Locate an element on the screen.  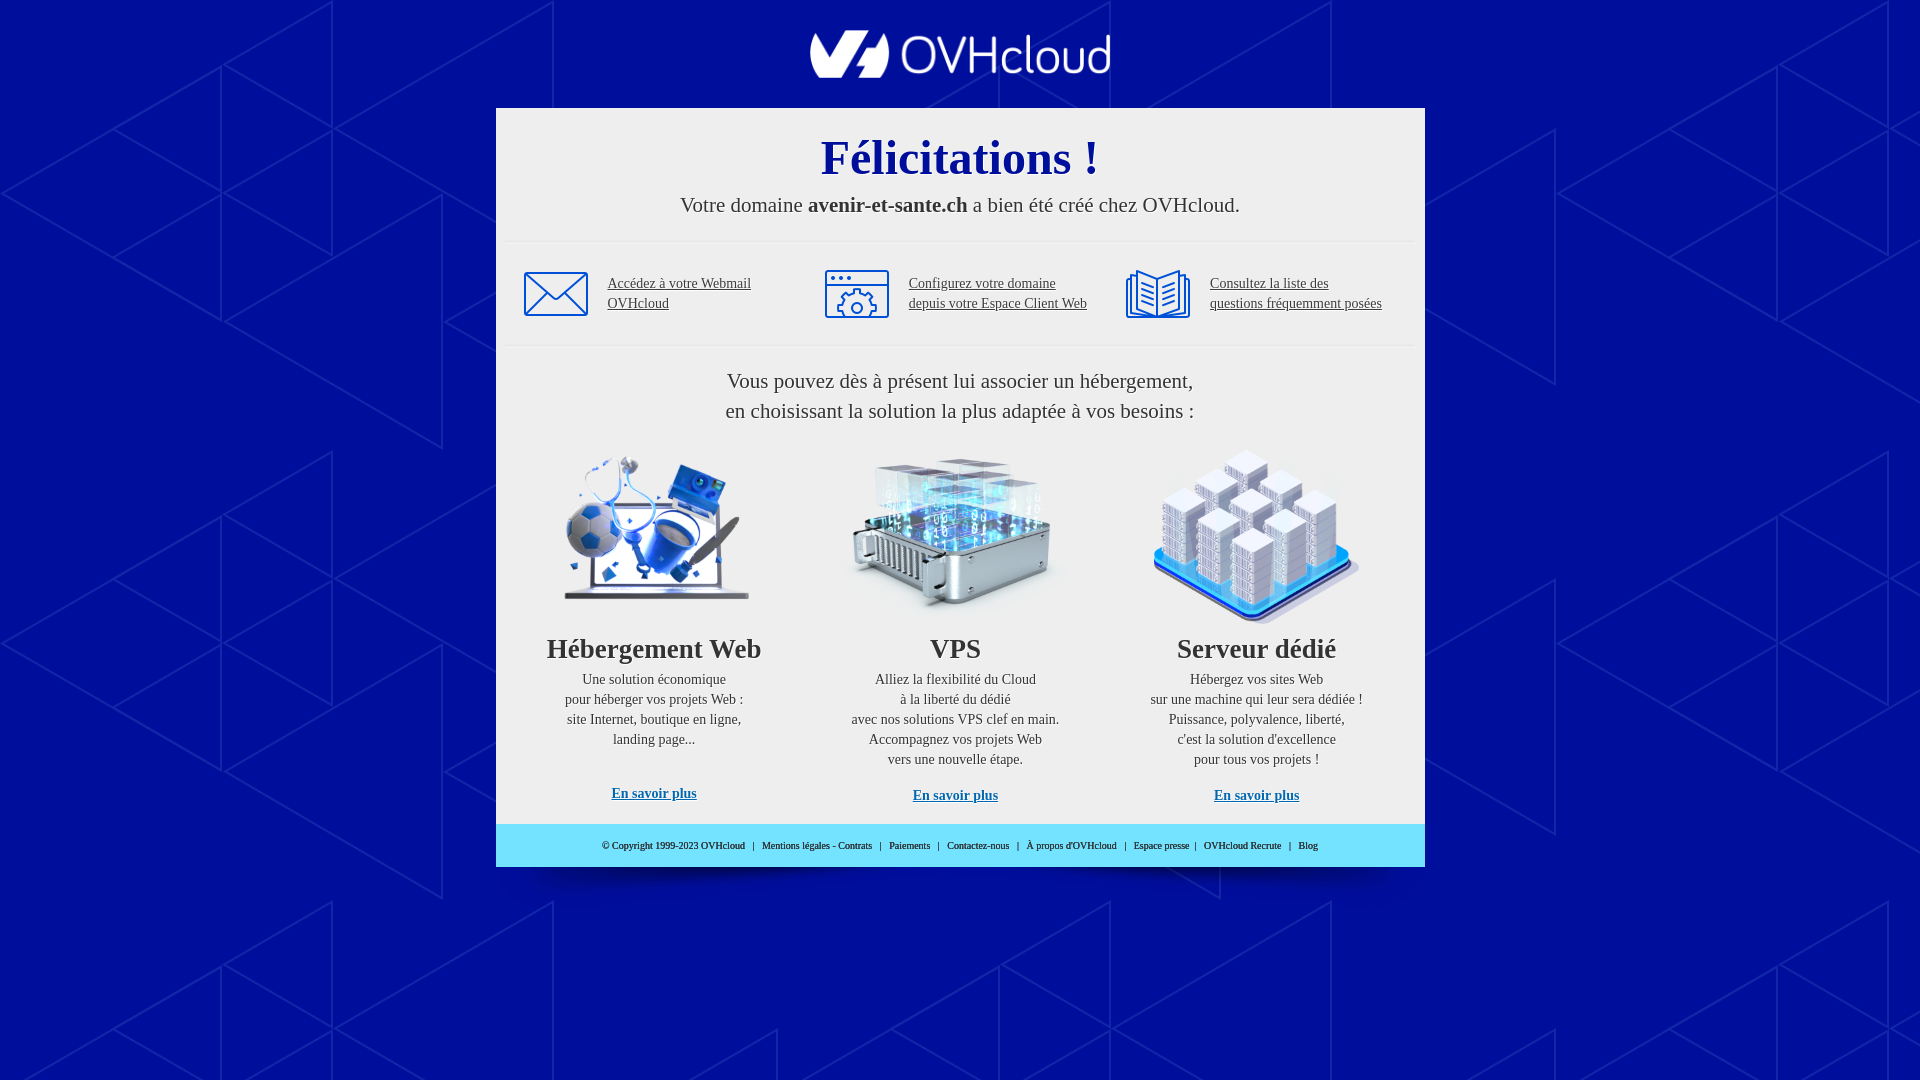
'OVHcloud Recrute' is located at coordinates (1241, 845).